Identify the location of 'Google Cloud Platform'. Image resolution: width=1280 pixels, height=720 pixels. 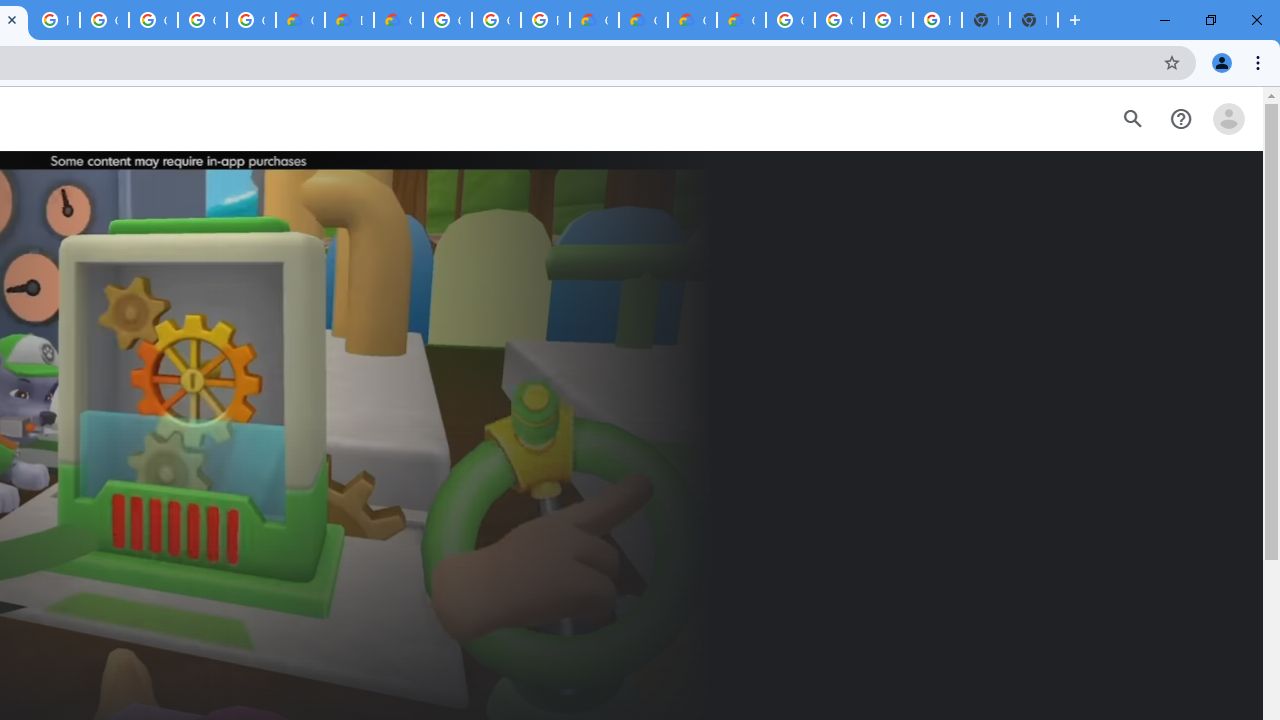
(496, 20).